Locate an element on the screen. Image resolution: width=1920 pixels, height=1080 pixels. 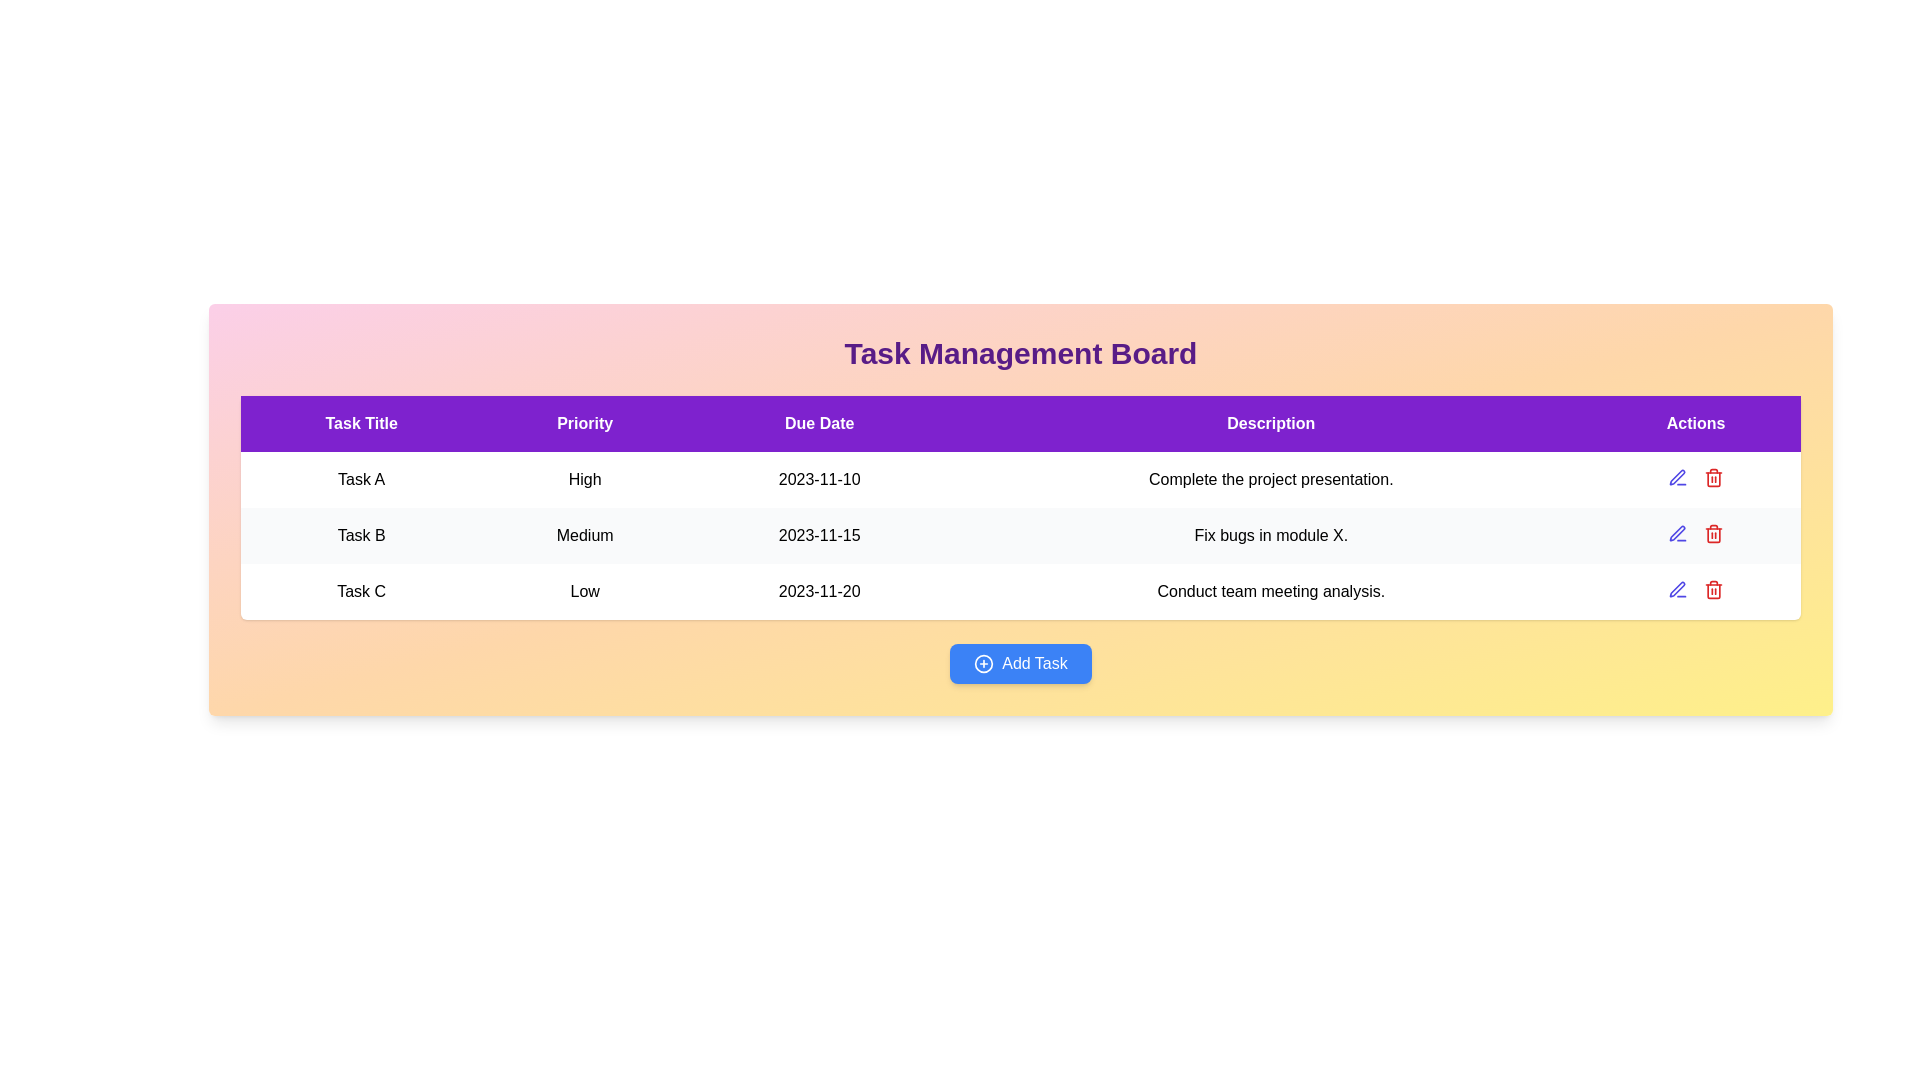
text 'Task A' from the Text Label located in the first row of the 'Task Title' column of the data table is located at coordinates (361, 479).